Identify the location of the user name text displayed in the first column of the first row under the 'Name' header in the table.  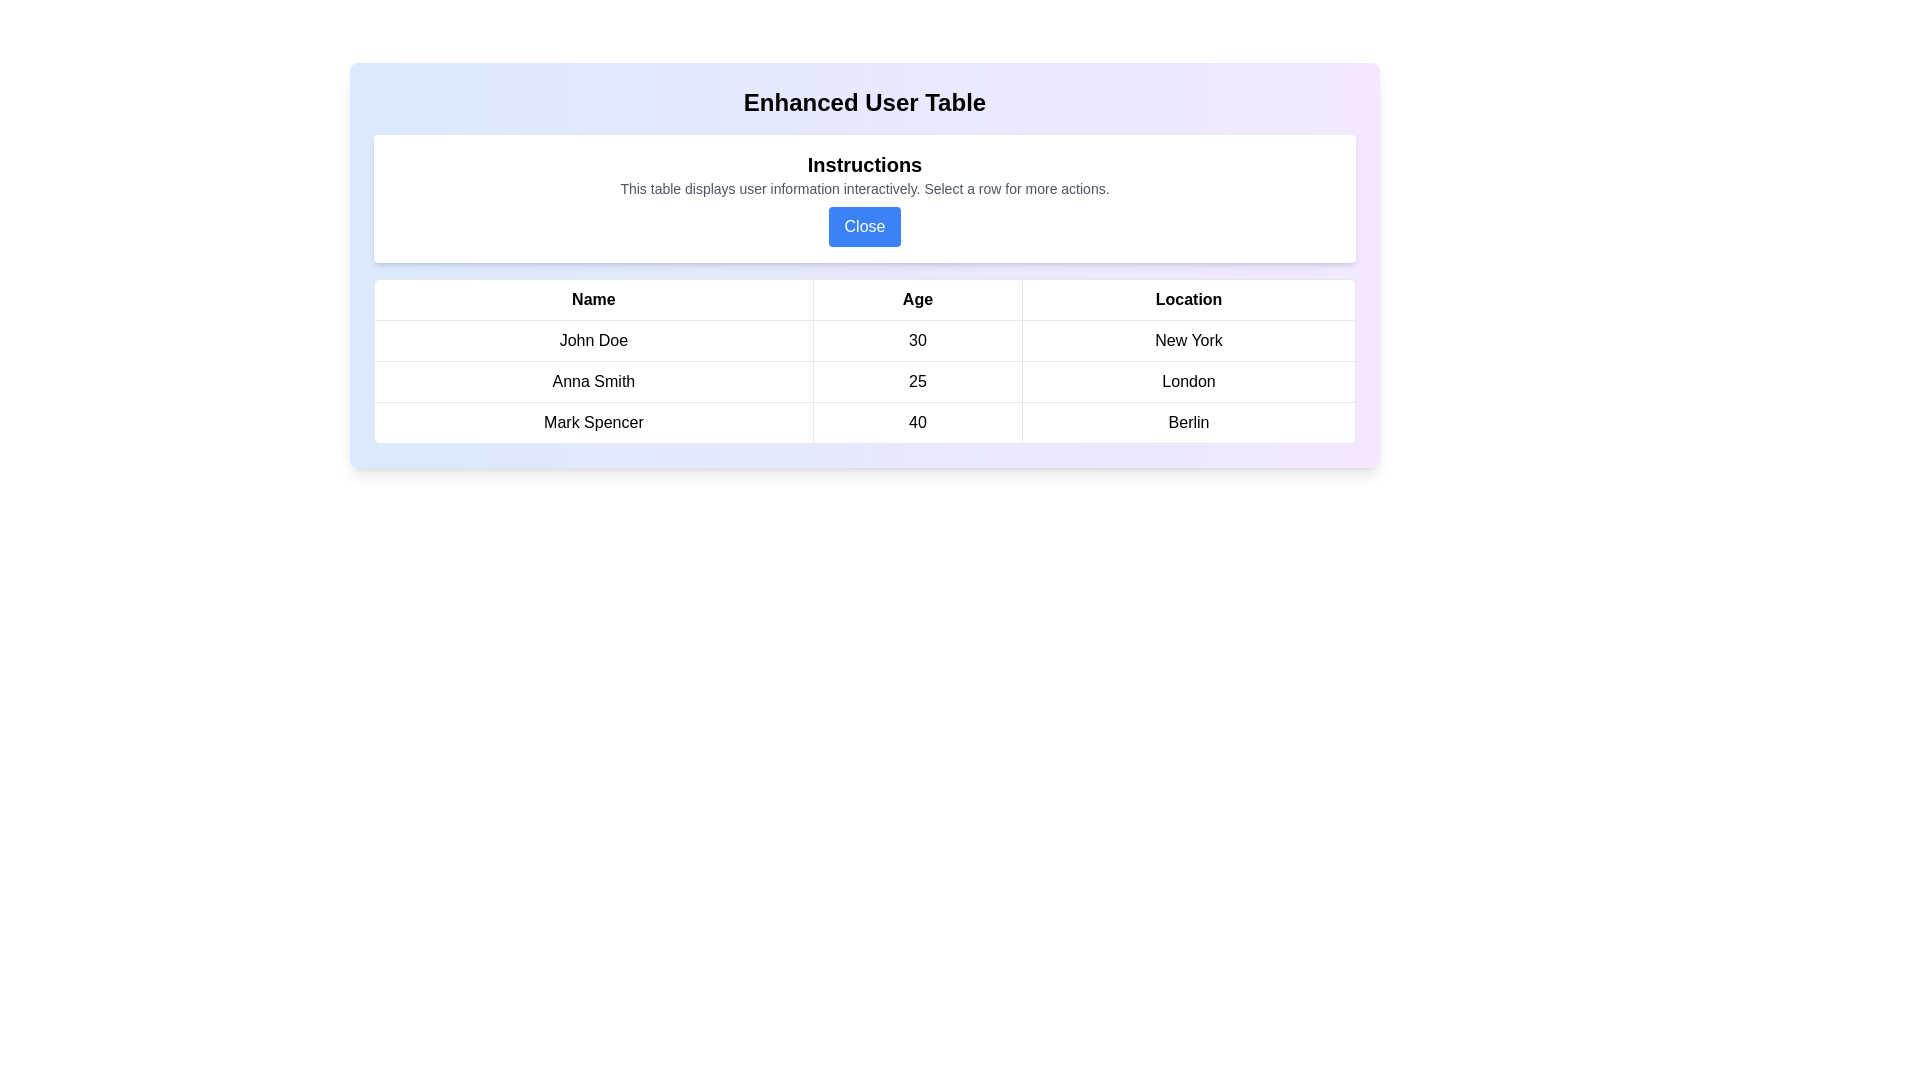
(592, 339).